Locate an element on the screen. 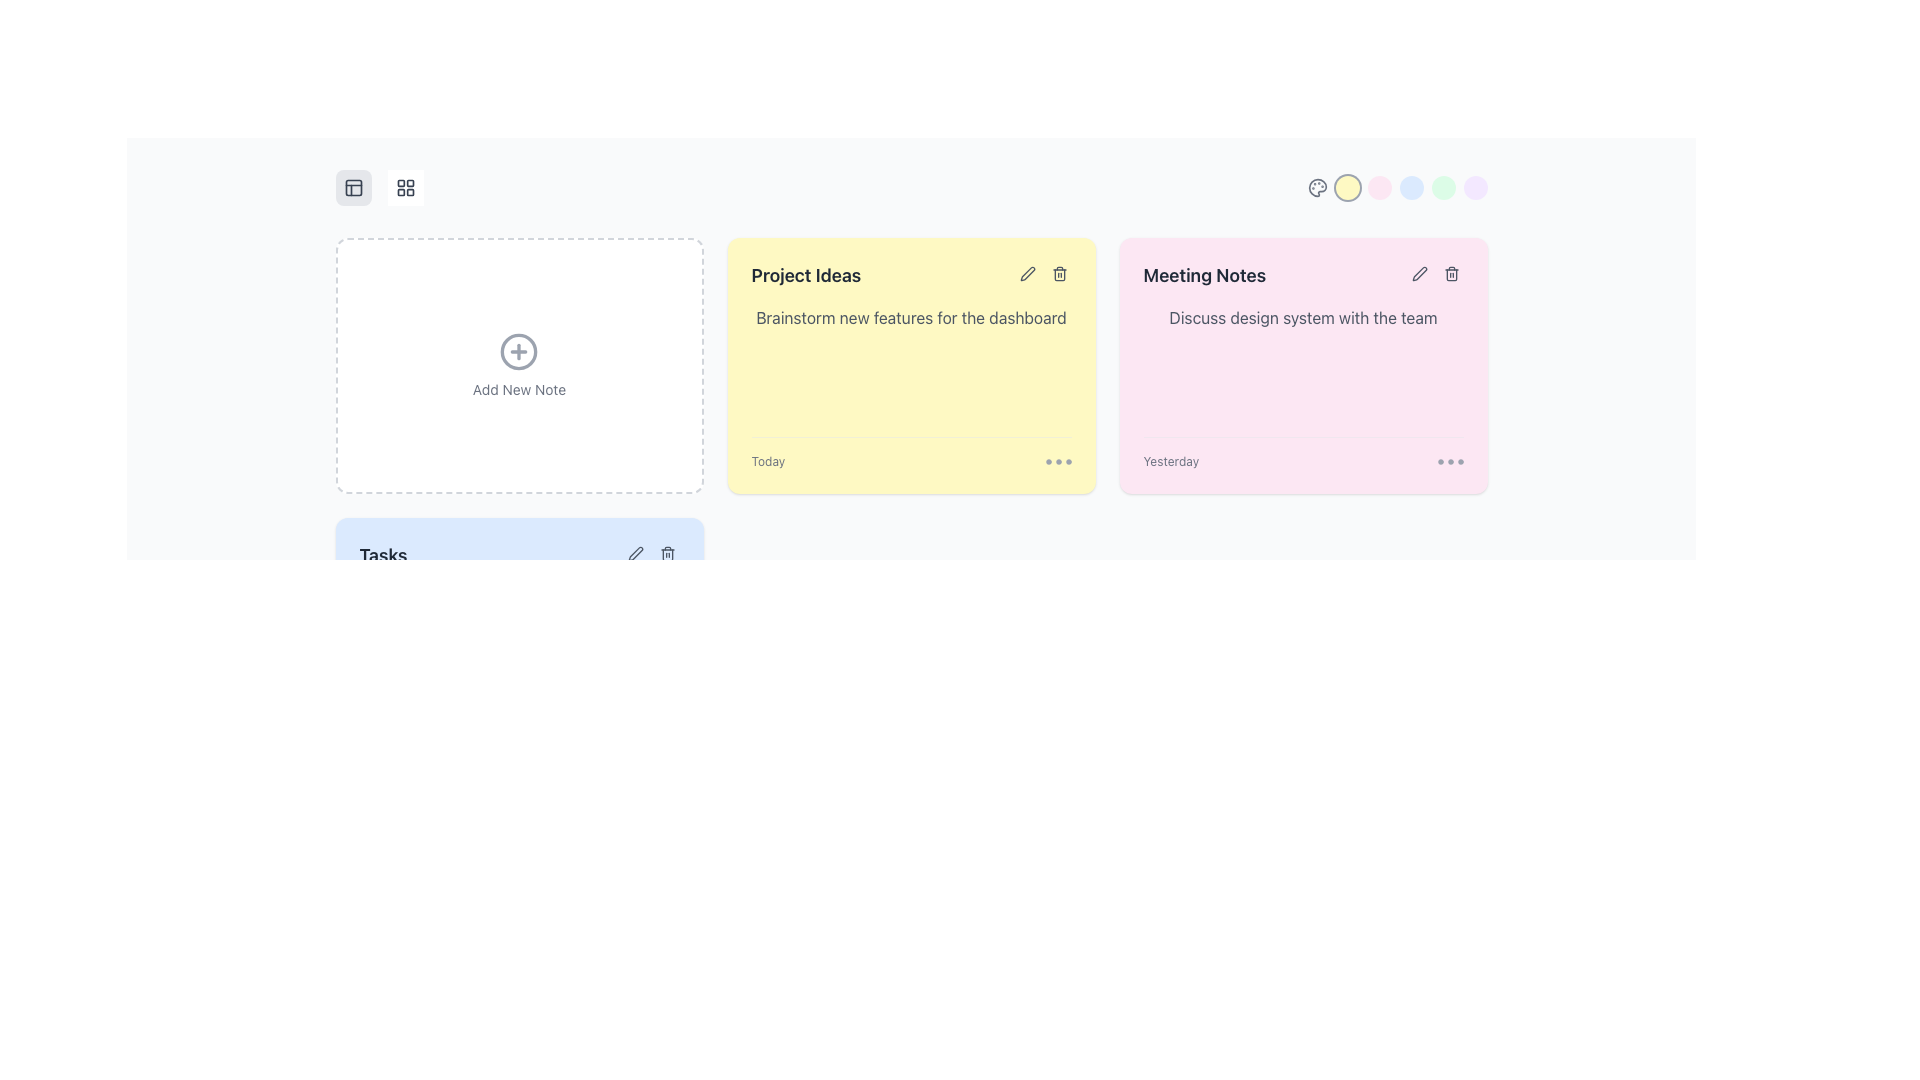 Image resolution: width=1920 pixels, height=1080 pixels. the decorative SVG graphic icon representing a palette or color-related feature located in the upper right corner of the interface, near the circular color indicators is located at coordinates (1317, 188).